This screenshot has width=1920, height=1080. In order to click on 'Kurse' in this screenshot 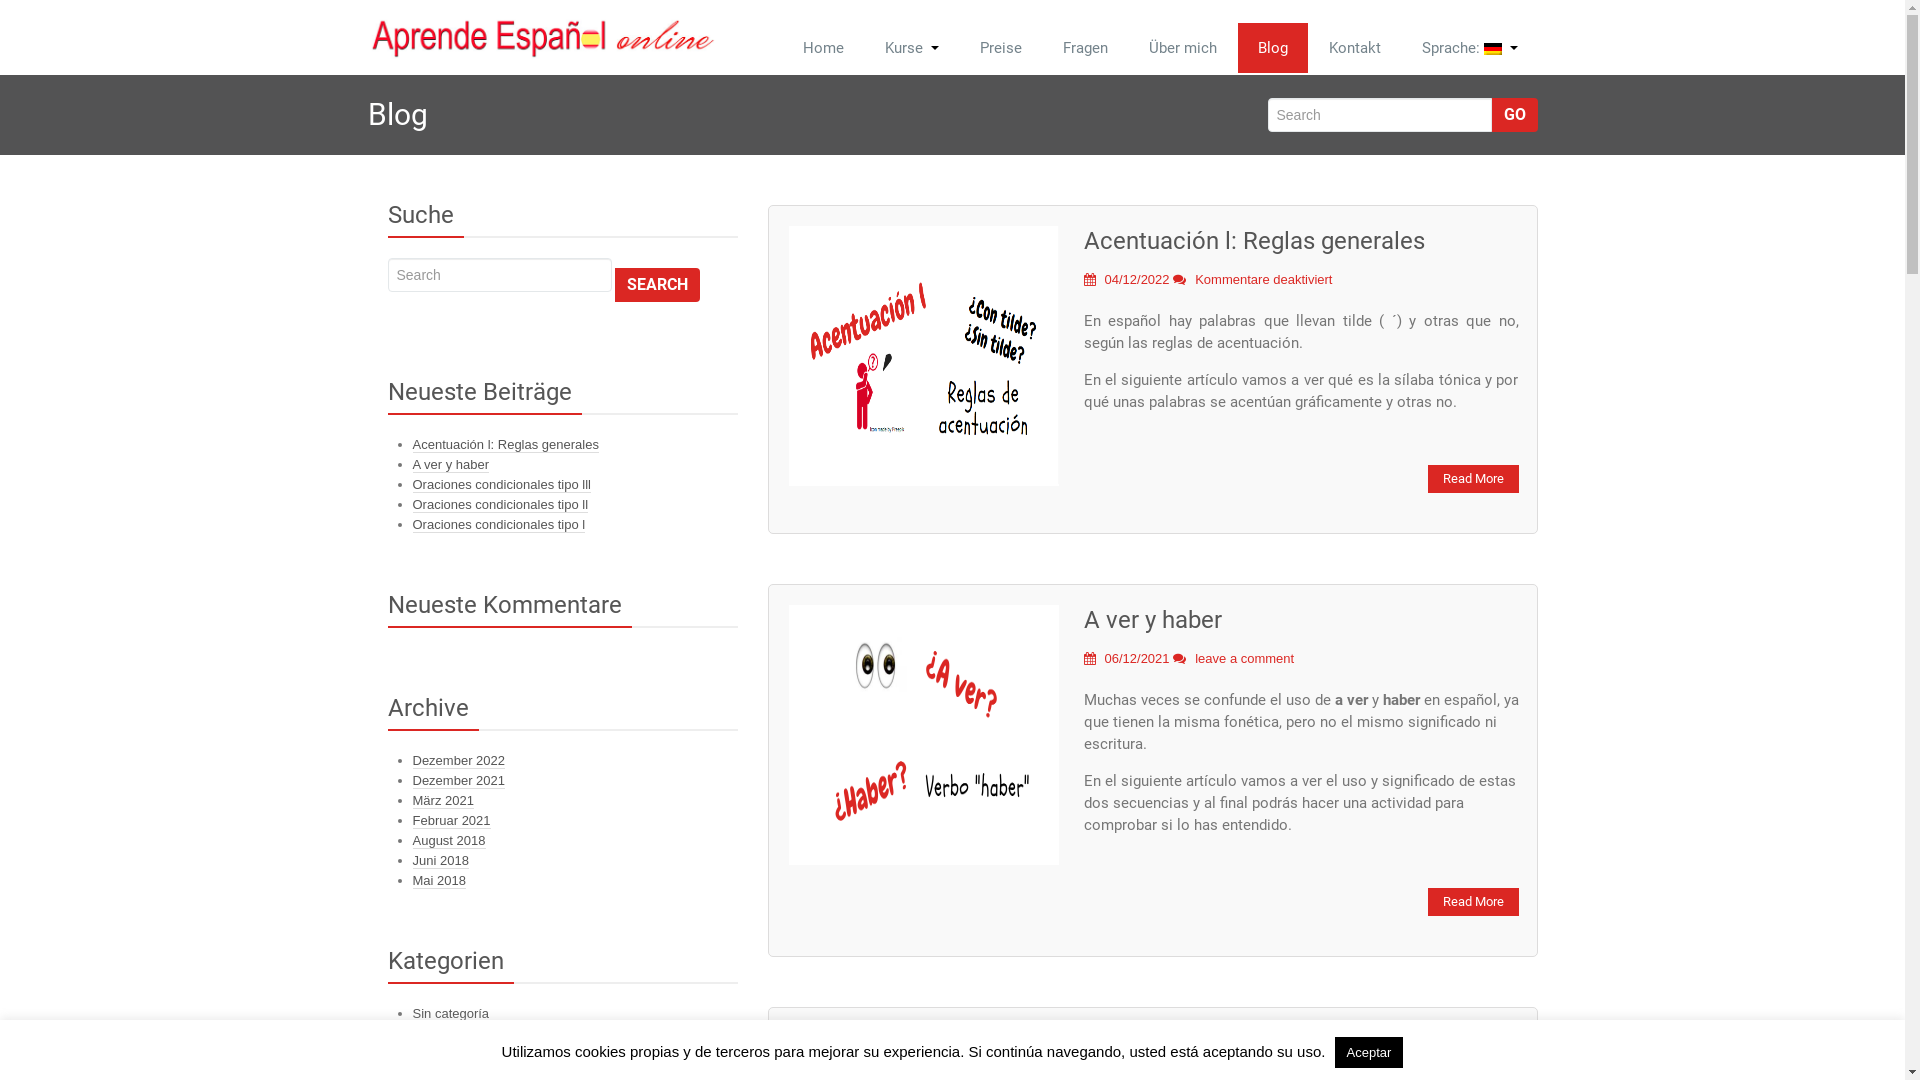, I will do `click(910, 46)`.